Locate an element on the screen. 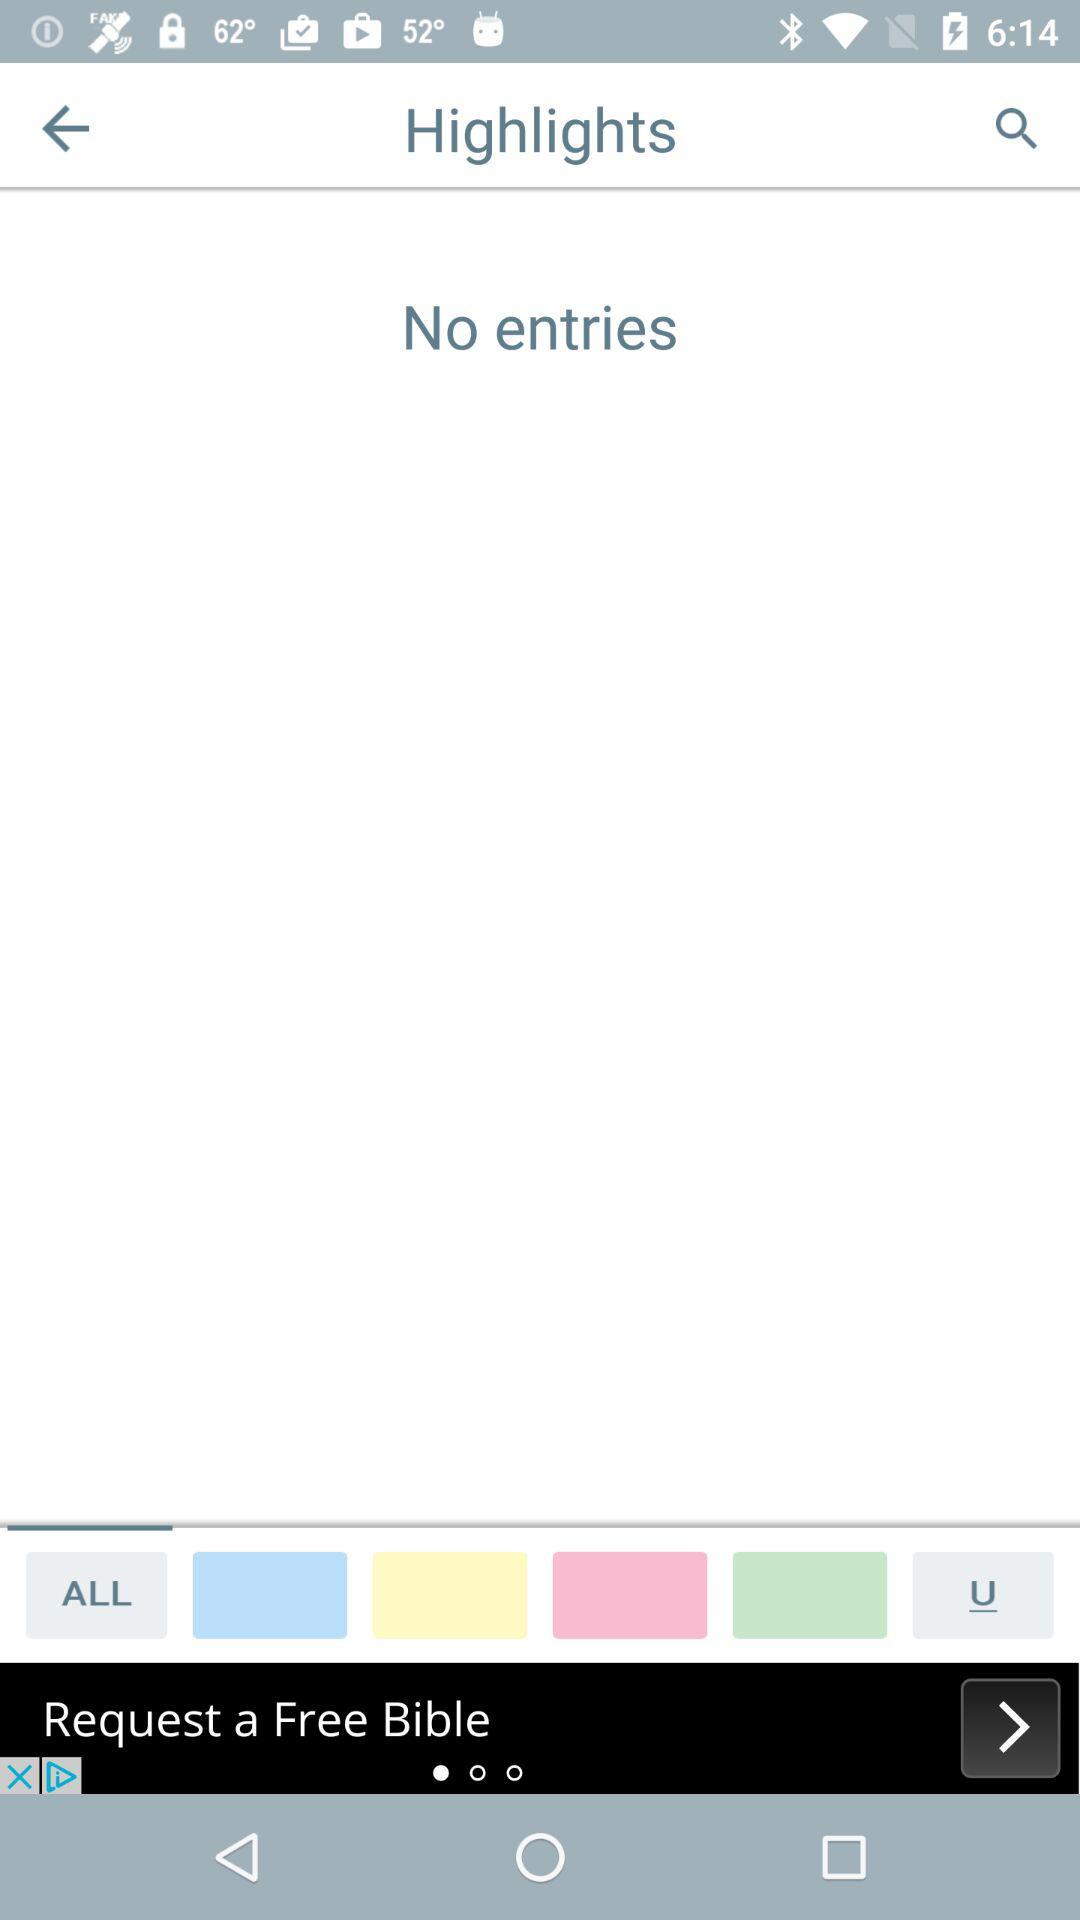  to return is located at coordinates (64, 127).